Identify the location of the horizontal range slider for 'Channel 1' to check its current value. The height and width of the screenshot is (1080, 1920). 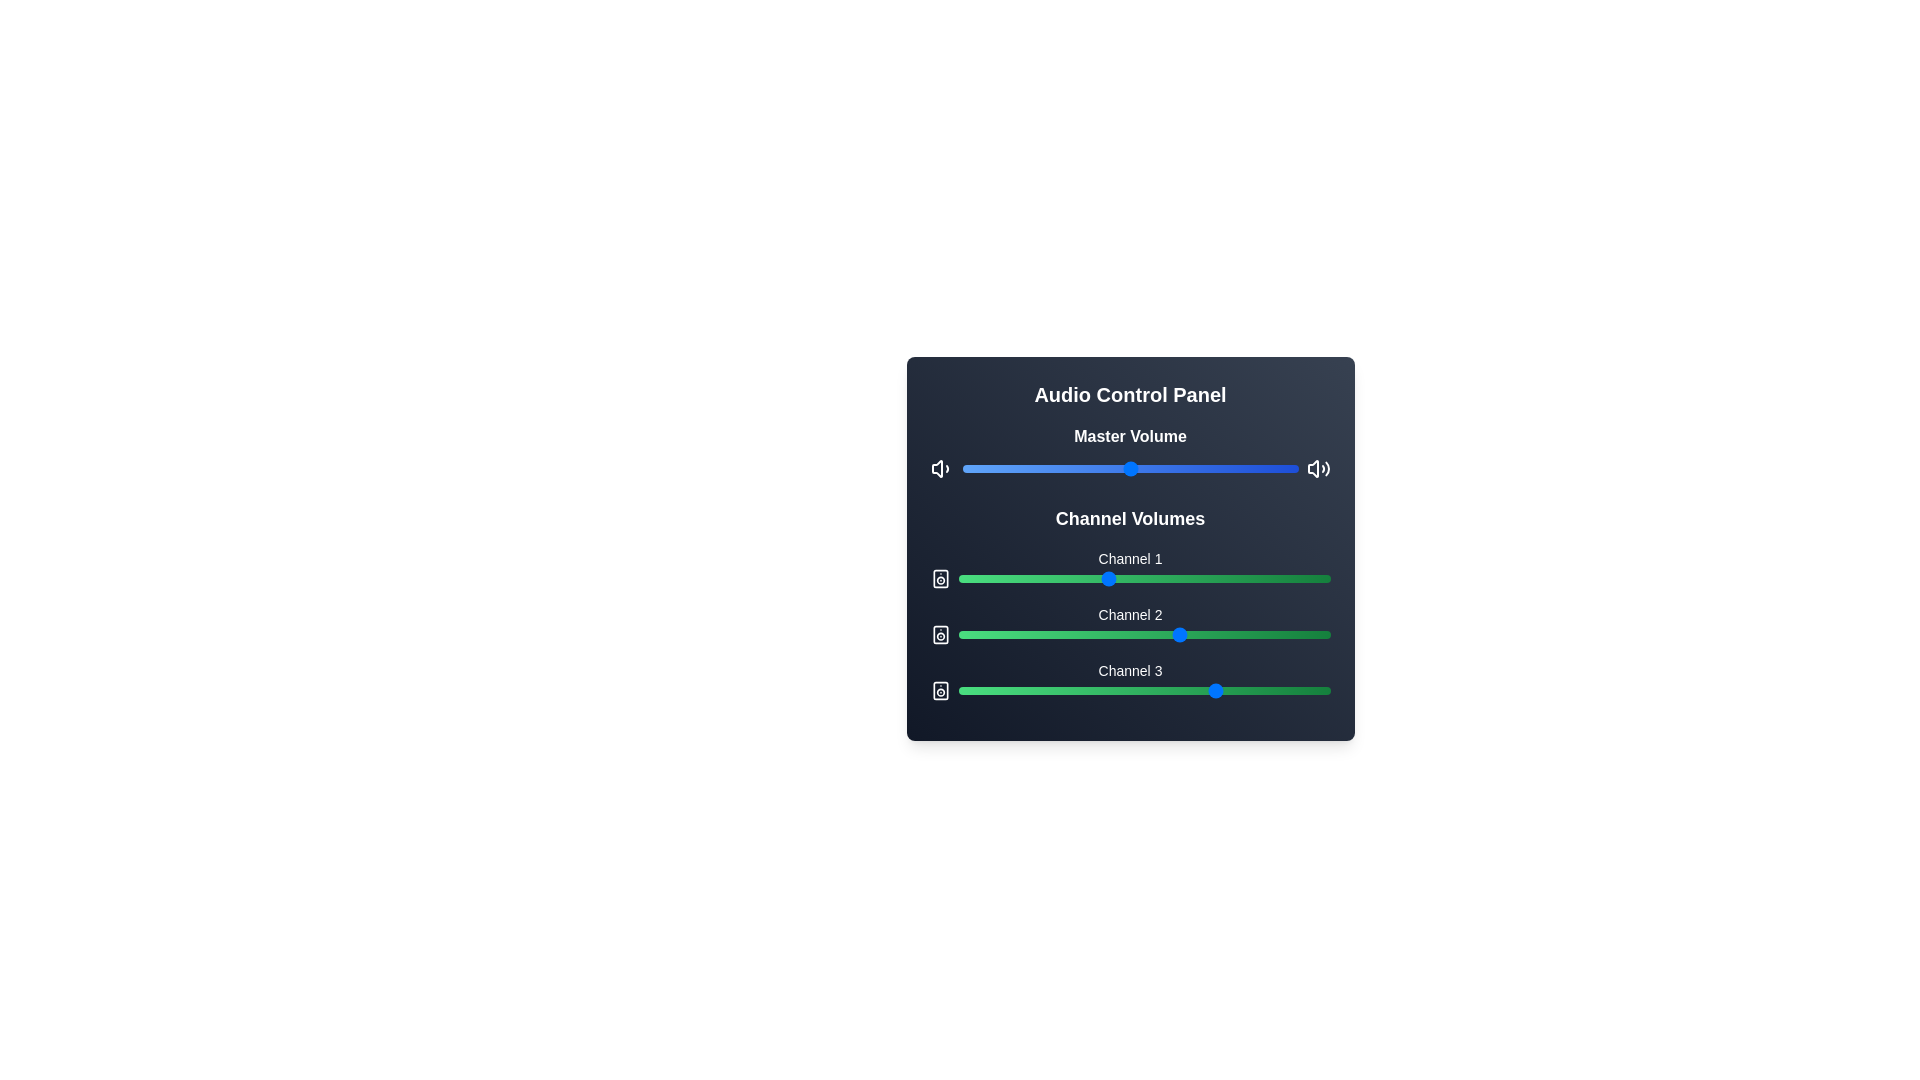
(1130, 578).